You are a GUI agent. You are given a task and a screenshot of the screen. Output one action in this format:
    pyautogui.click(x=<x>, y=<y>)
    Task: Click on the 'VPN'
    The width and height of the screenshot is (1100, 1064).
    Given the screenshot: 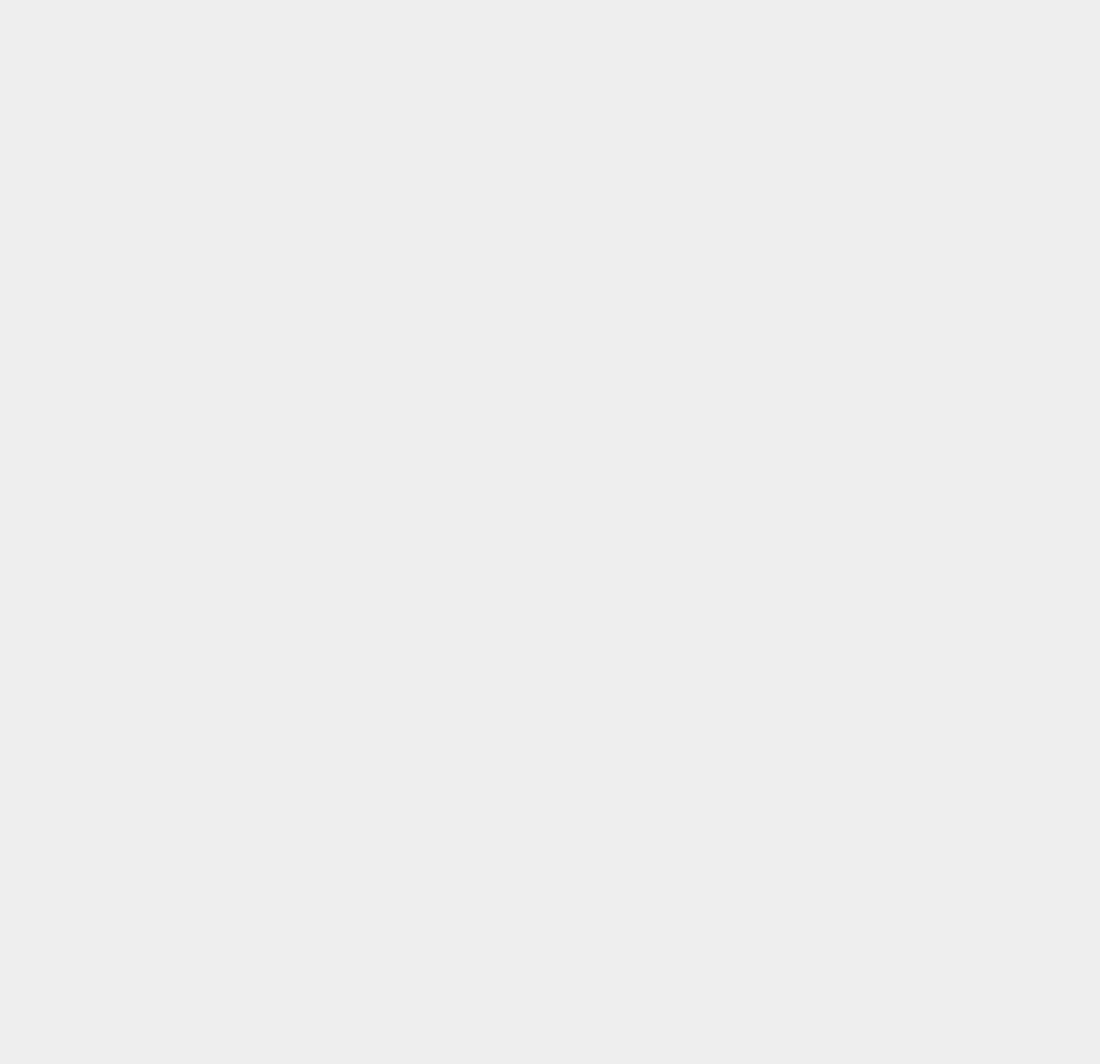 What is the action you would take?
    pyautogui.click(x=792, y=882)
    